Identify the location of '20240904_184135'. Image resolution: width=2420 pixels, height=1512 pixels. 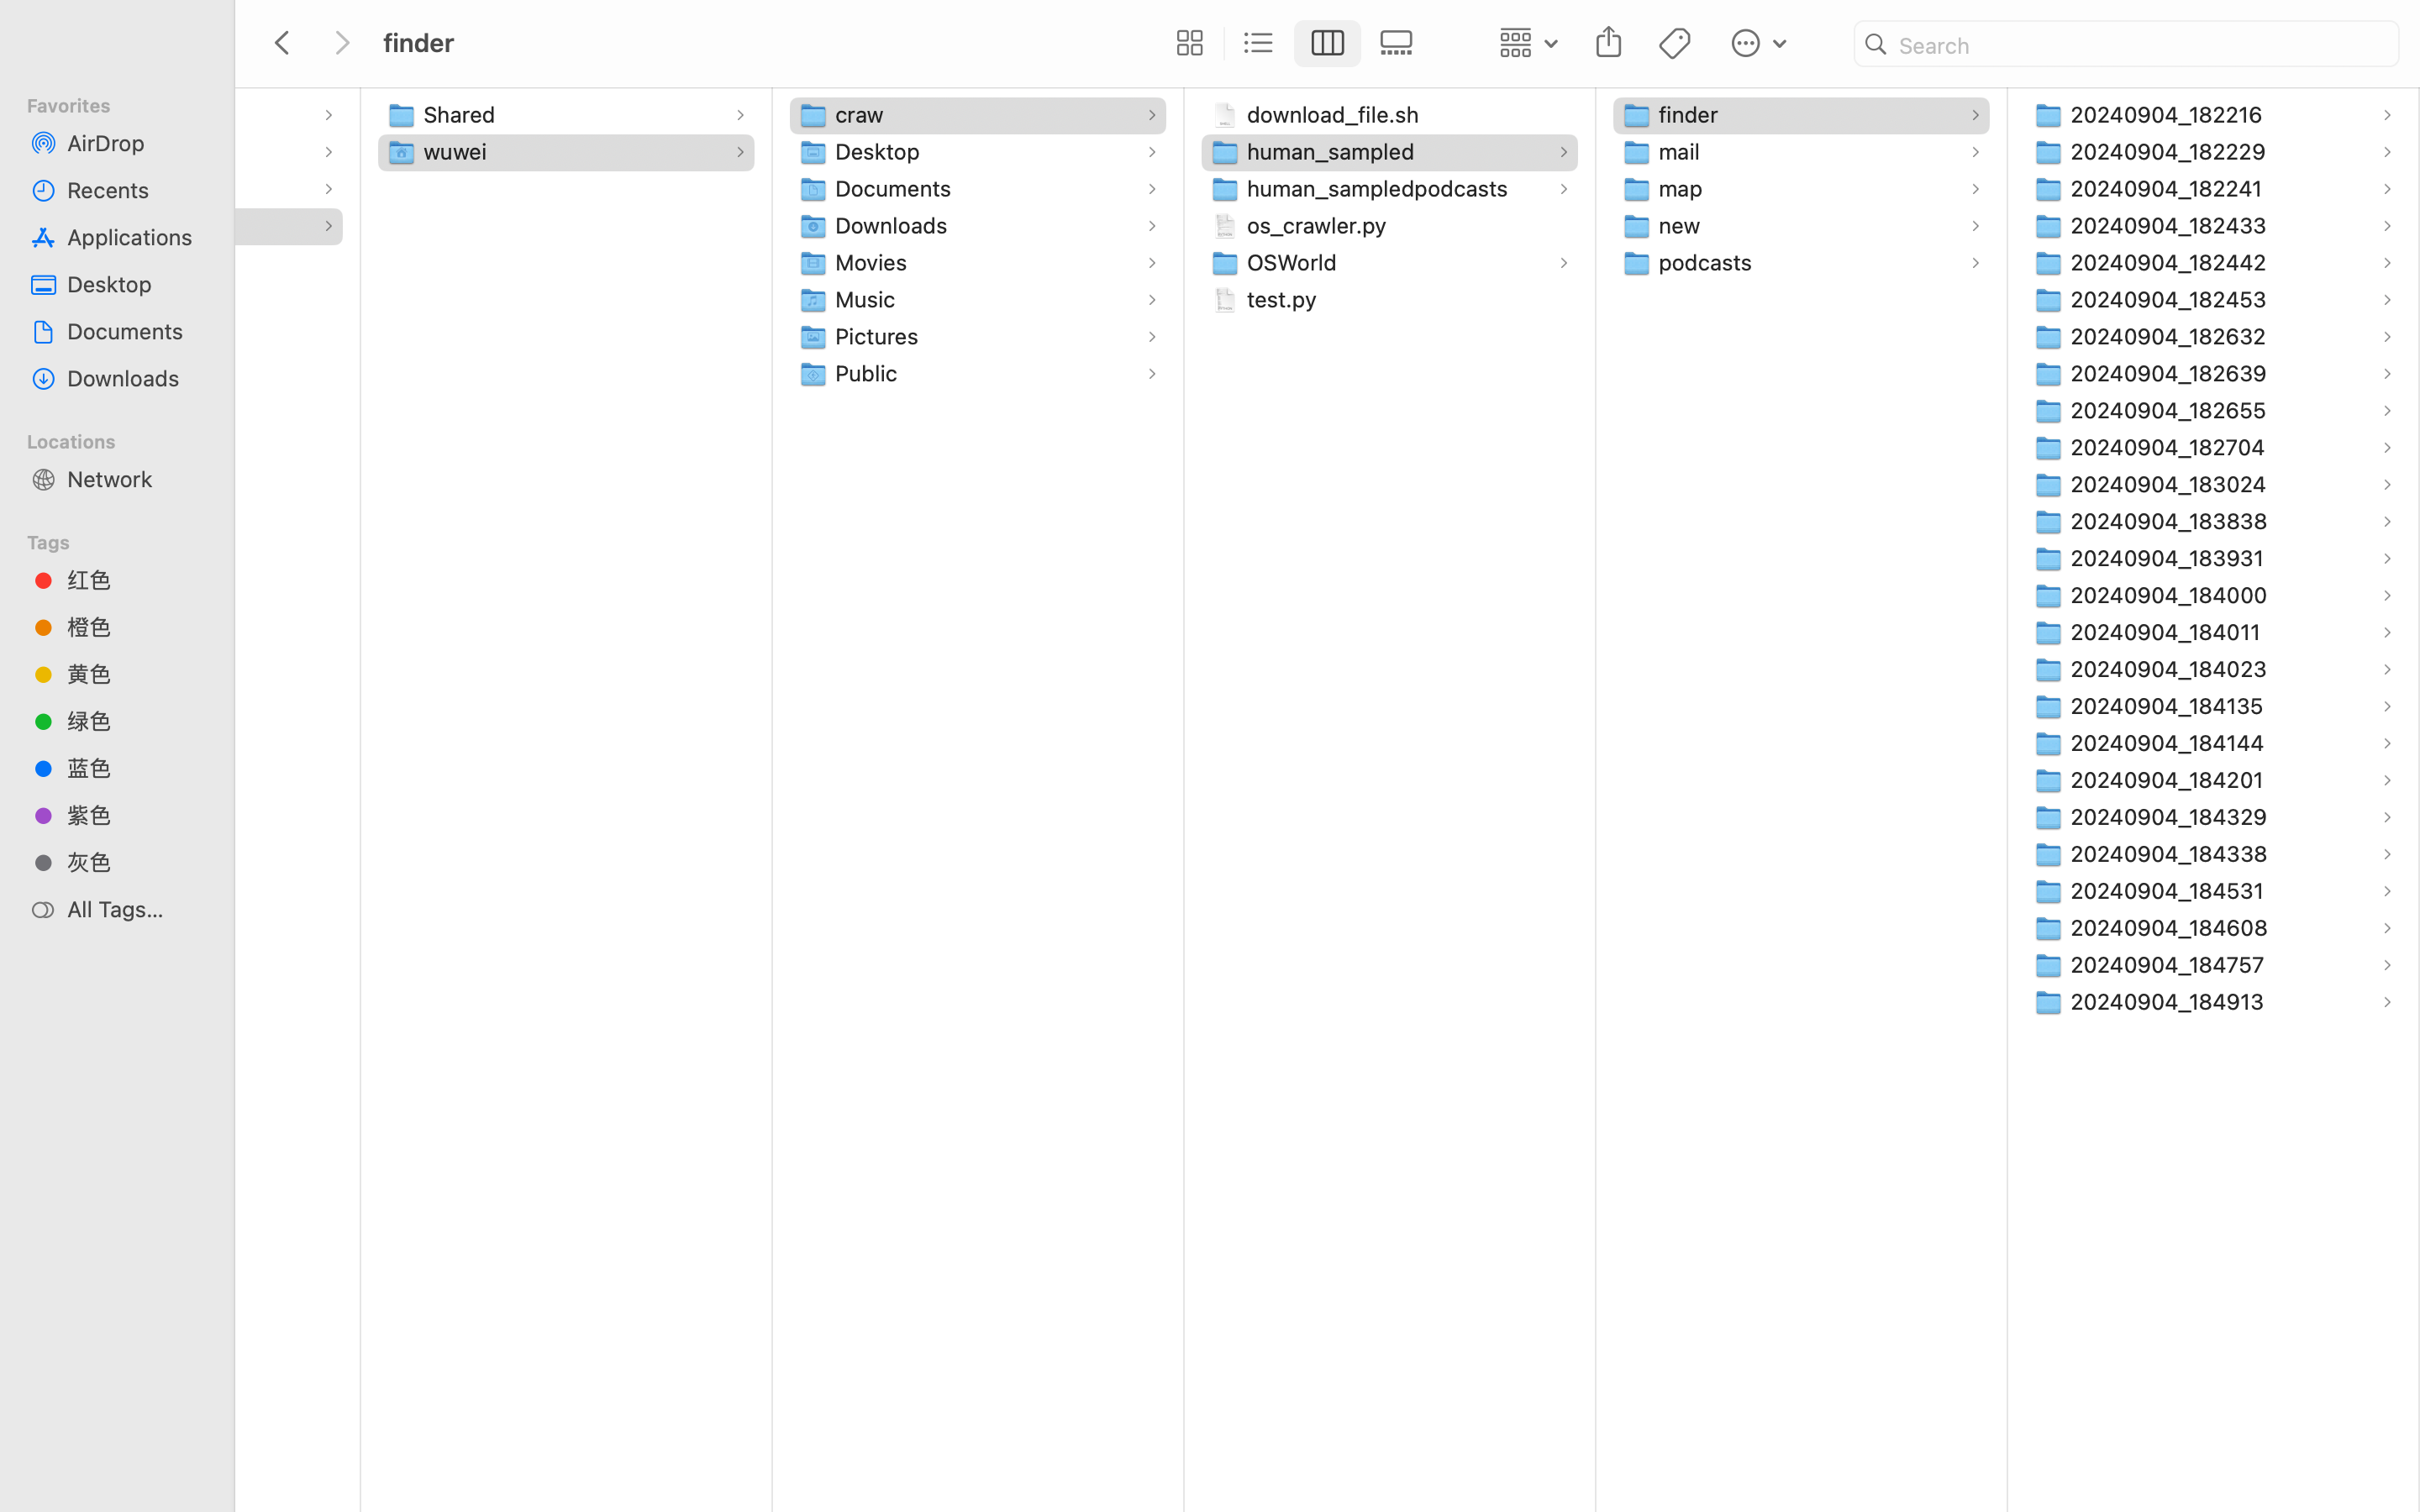
(2170, 705).